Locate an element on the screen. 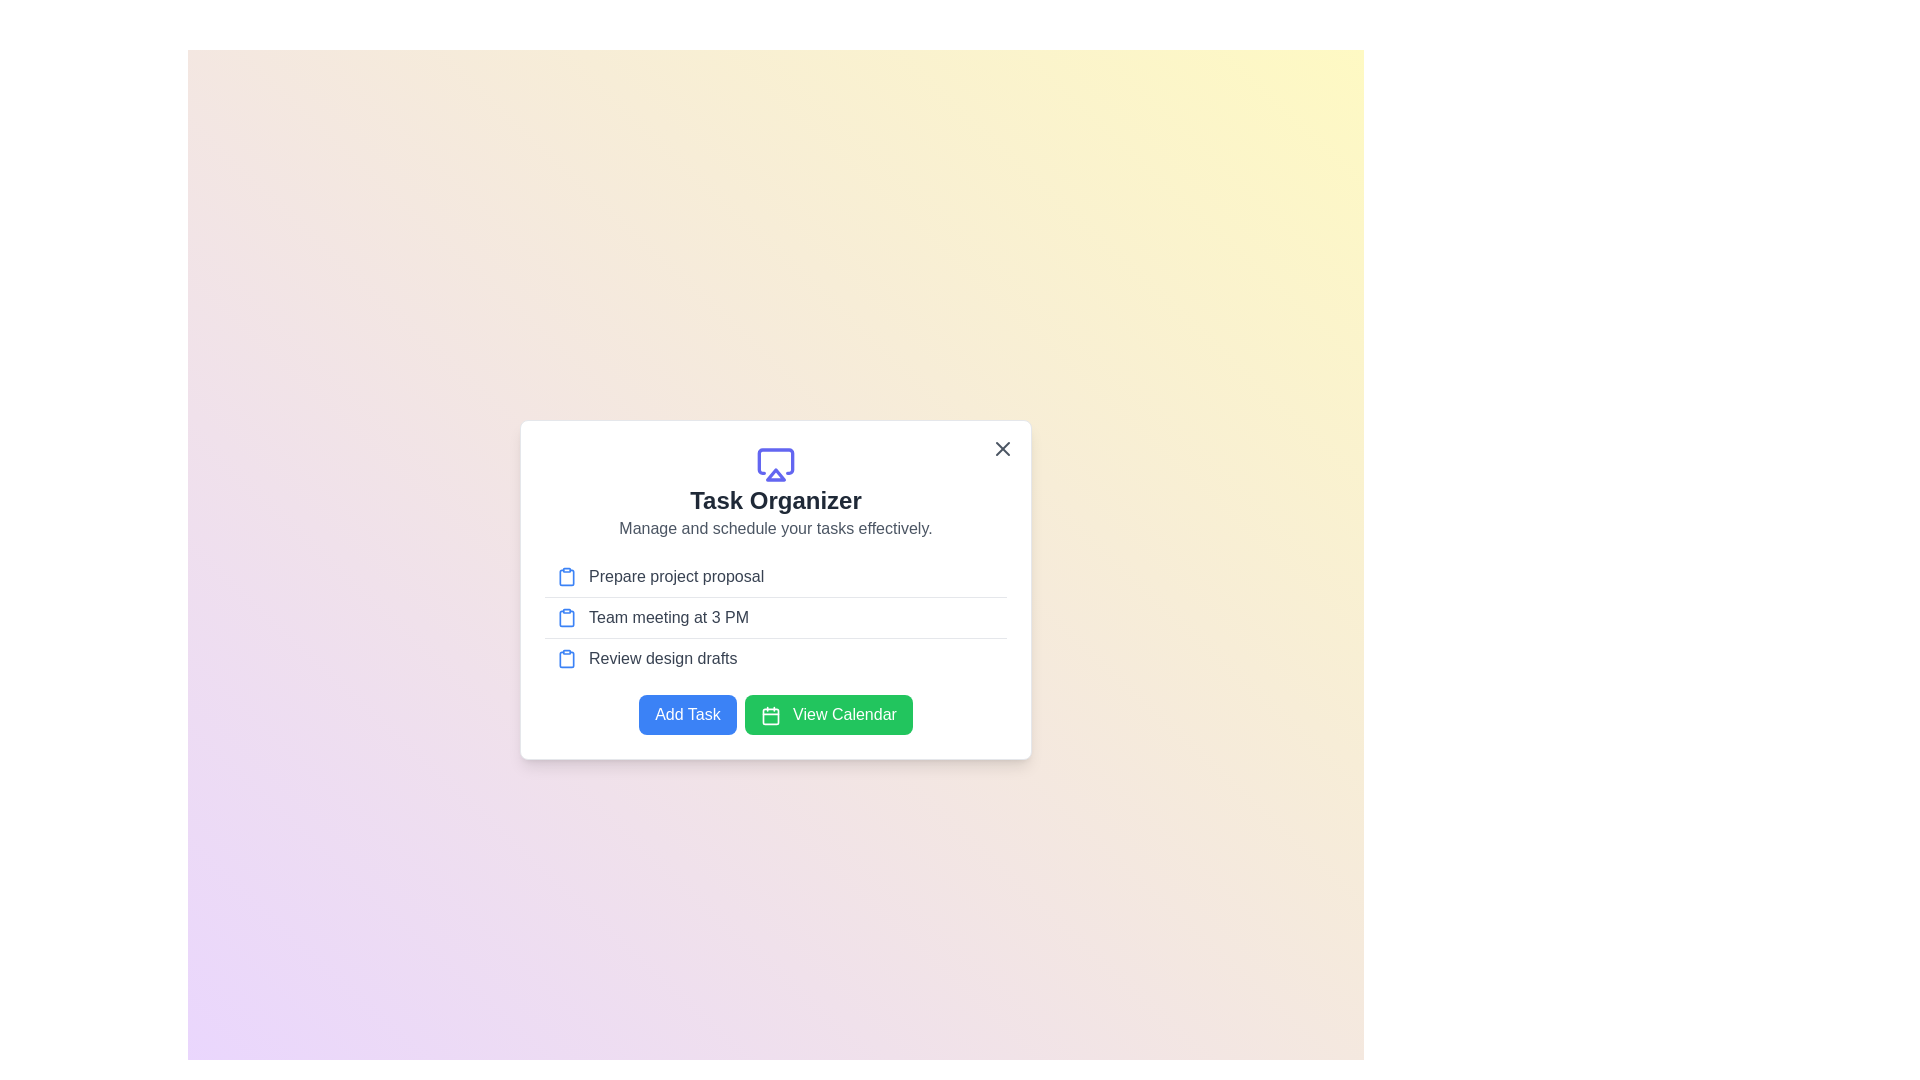  Text Label that represents the scheduled team meeting, positioned between 'Prepare project proposal' and 'Review design drafts' is located at coordinates (669, 616).